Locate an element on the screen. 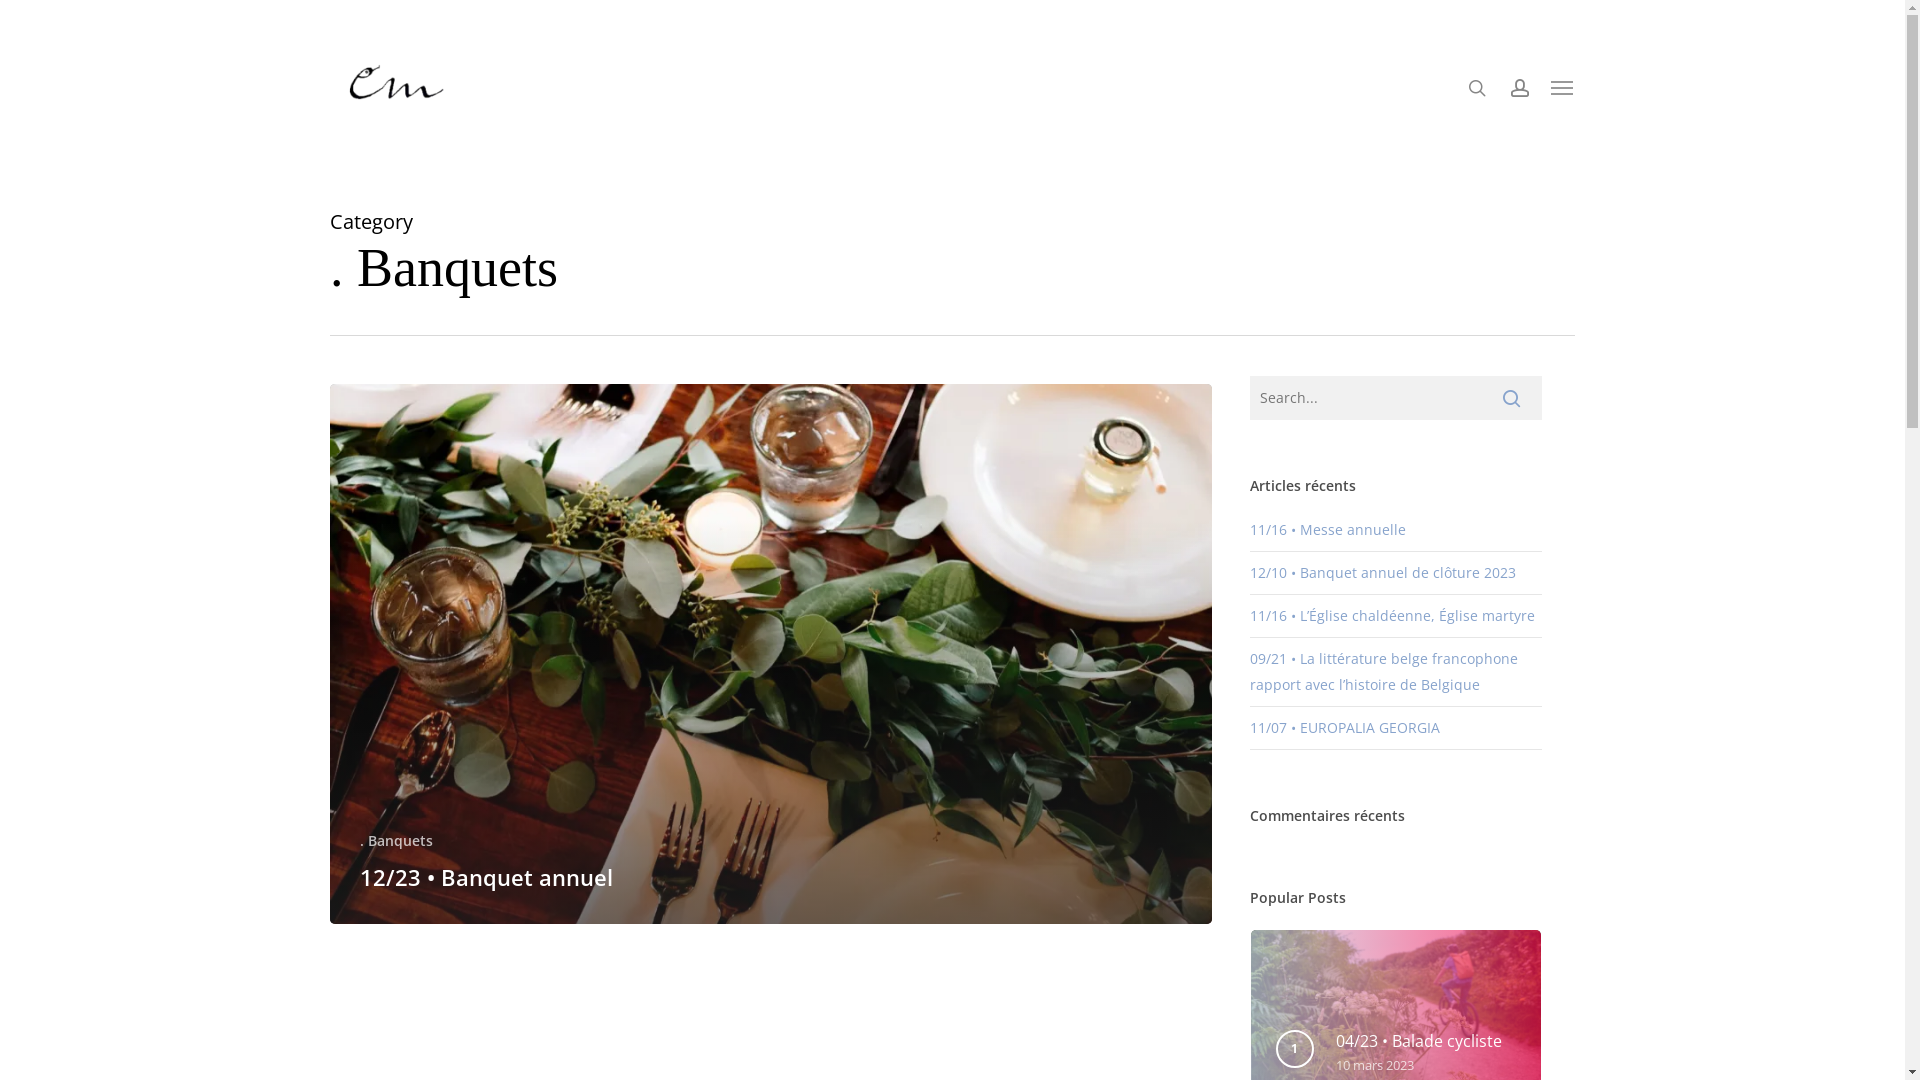  'account' is located at coordinates (1520, 87).